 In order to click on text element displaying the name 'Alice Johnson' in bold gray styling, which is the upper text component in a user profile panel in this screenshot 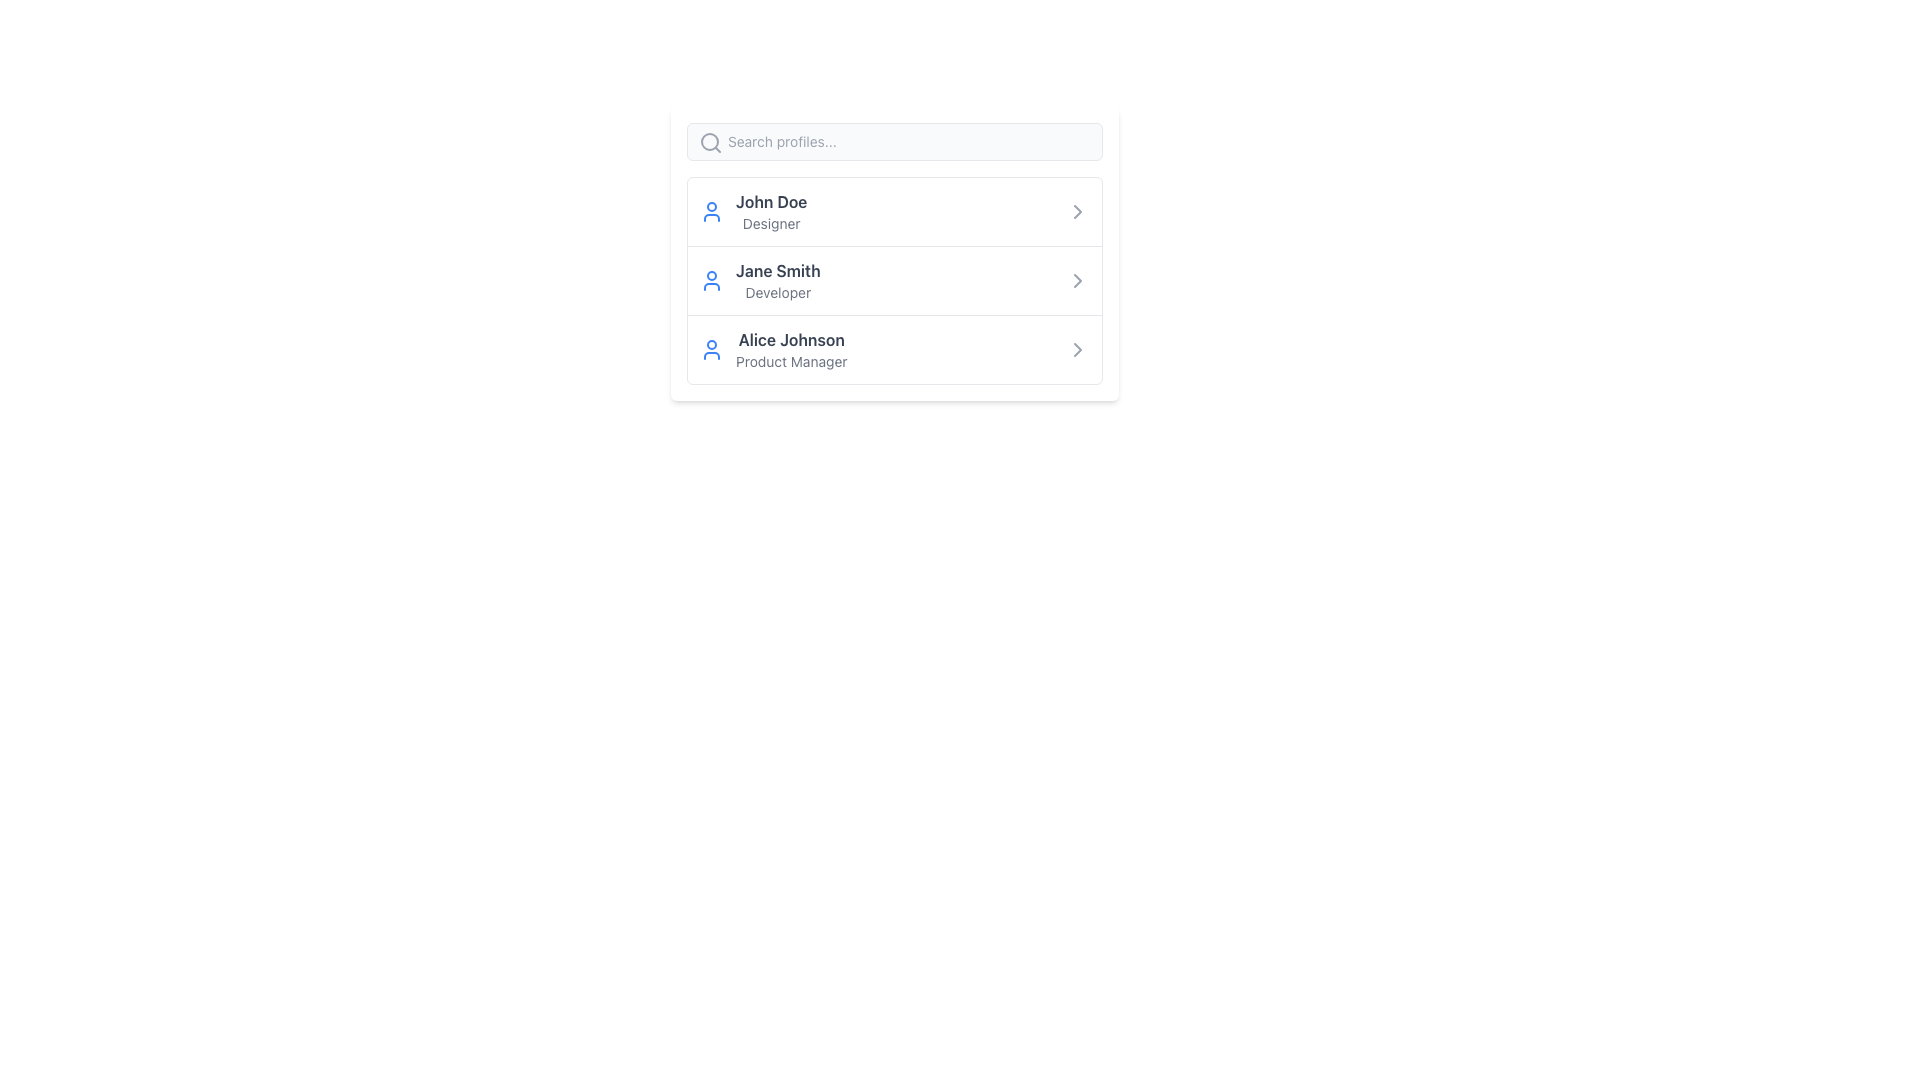, I will do `click(790, 338)`.